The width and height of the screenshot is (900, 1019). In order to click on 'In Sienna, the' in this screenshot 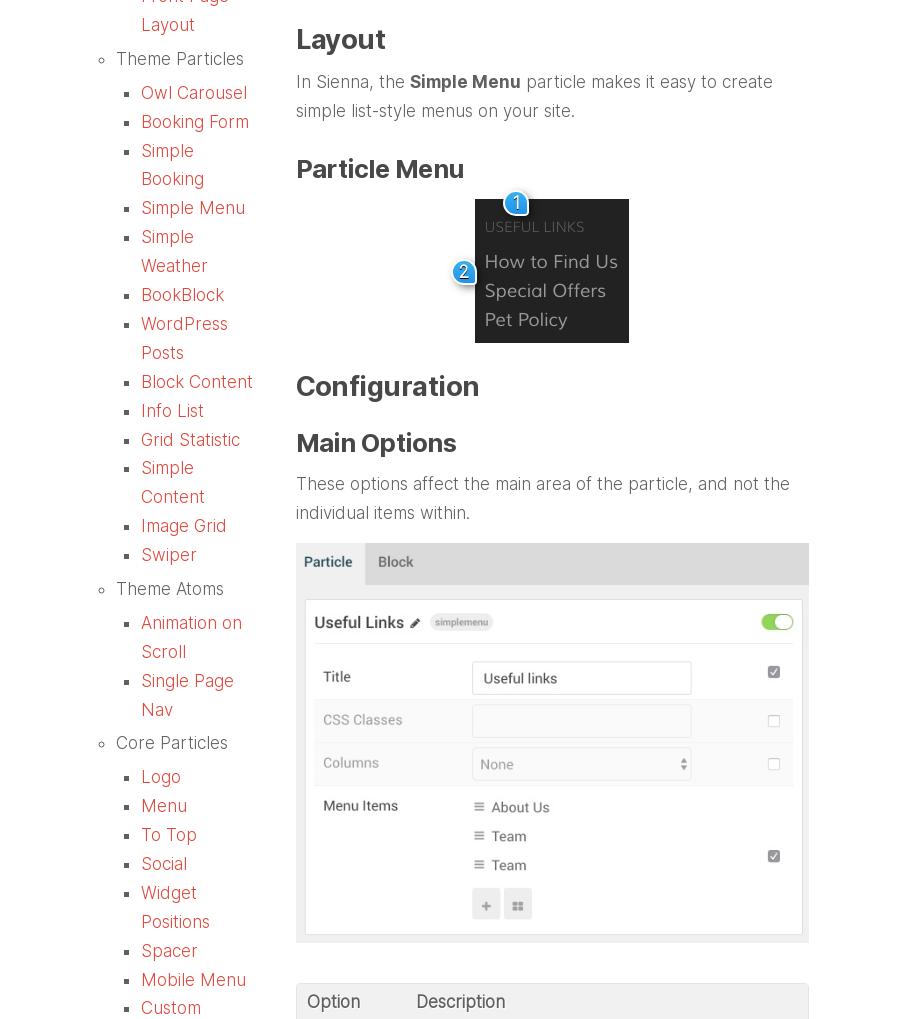, I will do `click(351, 82)`.